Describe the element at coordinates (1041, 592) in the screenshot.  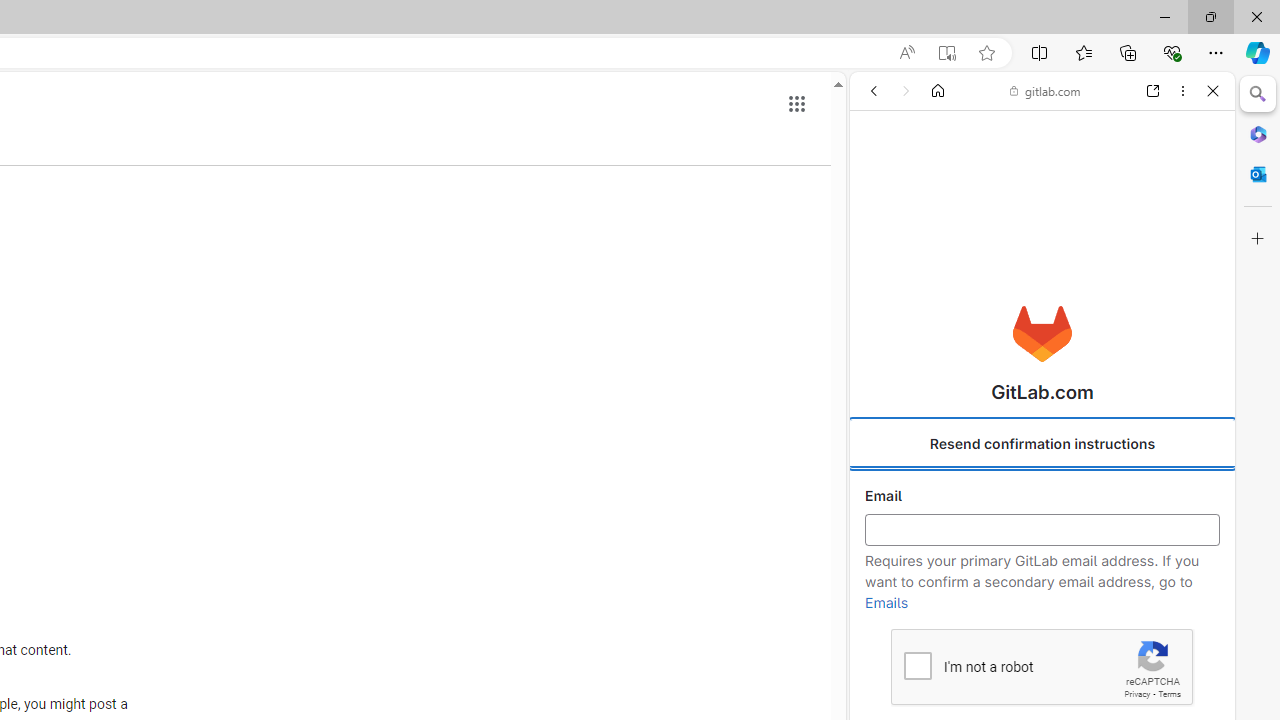
I see `'About GitLab'` at that location.